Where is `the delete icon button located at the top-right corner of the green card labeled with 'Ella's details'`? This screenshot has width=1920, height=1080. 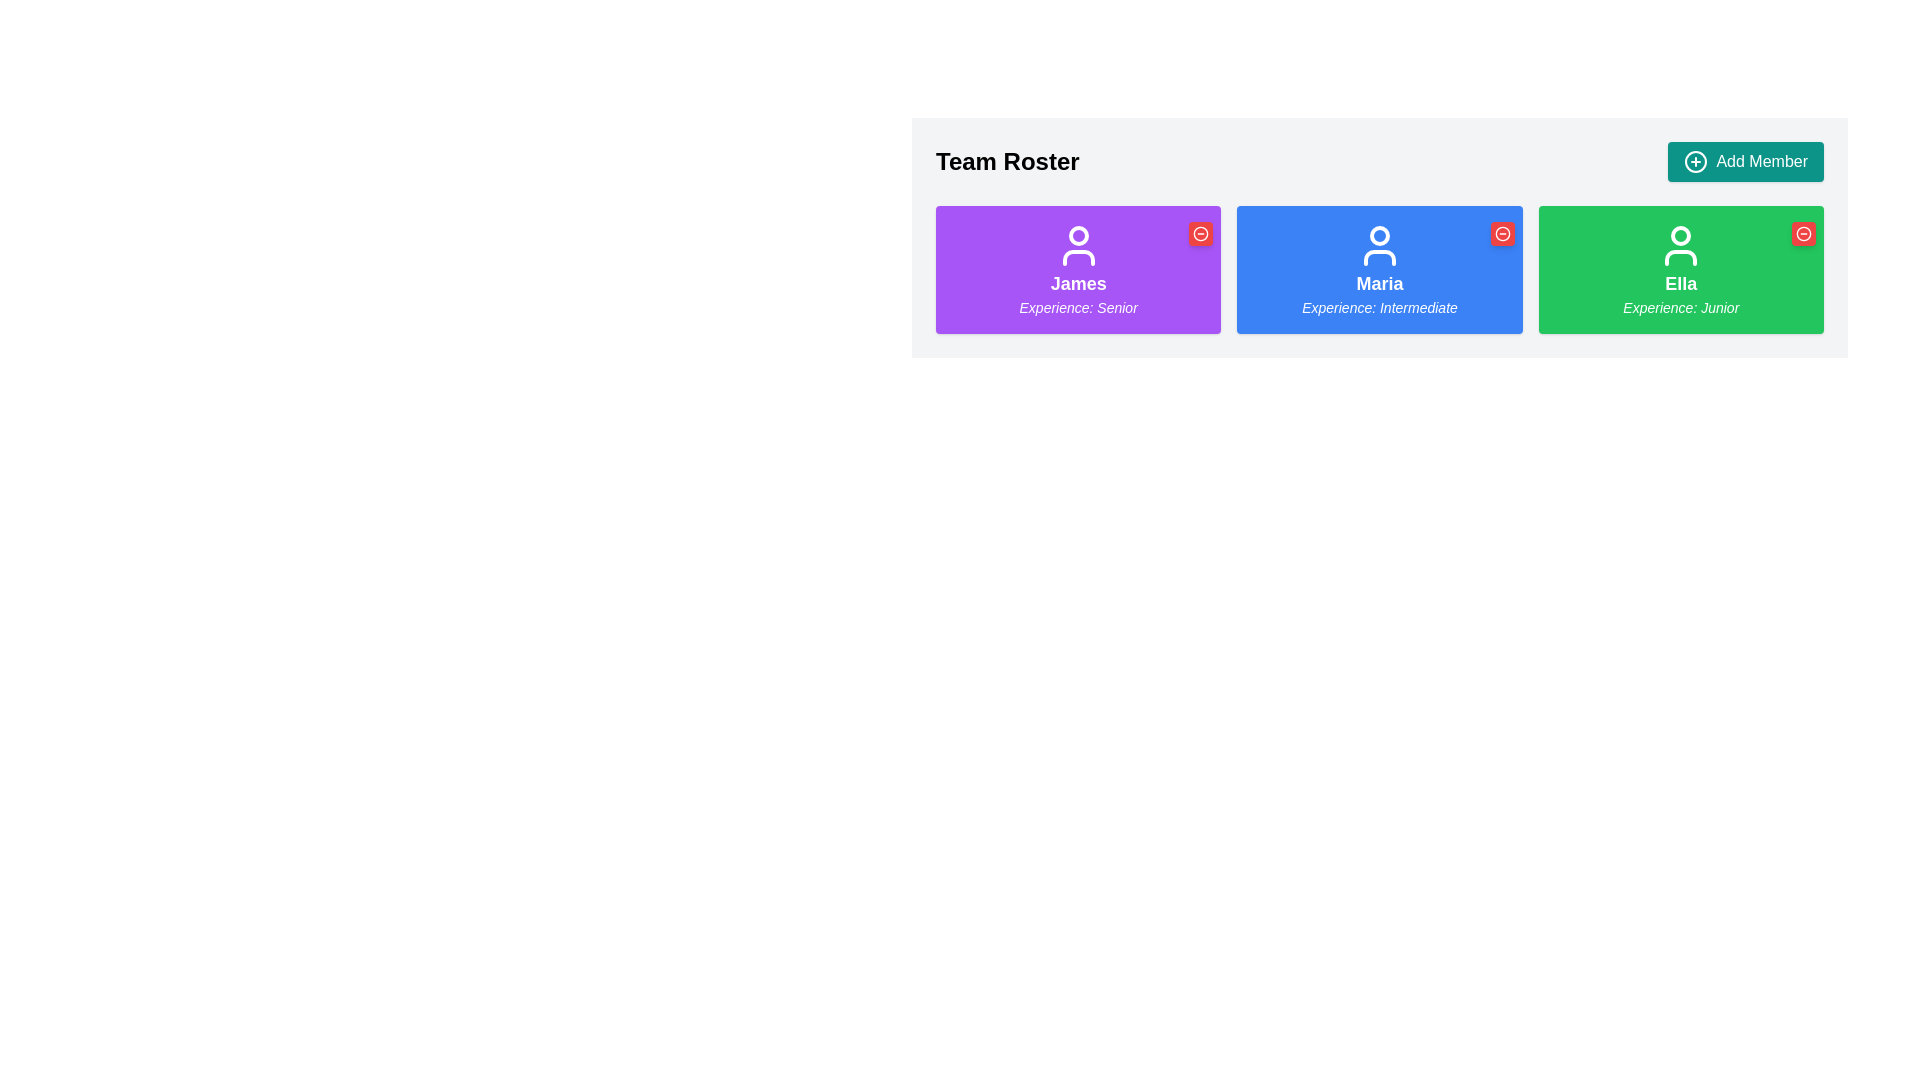 the delete icon button located at the top-right corner of the green card labeled with 'Ella's details' is located at coordinates (1804, 233).